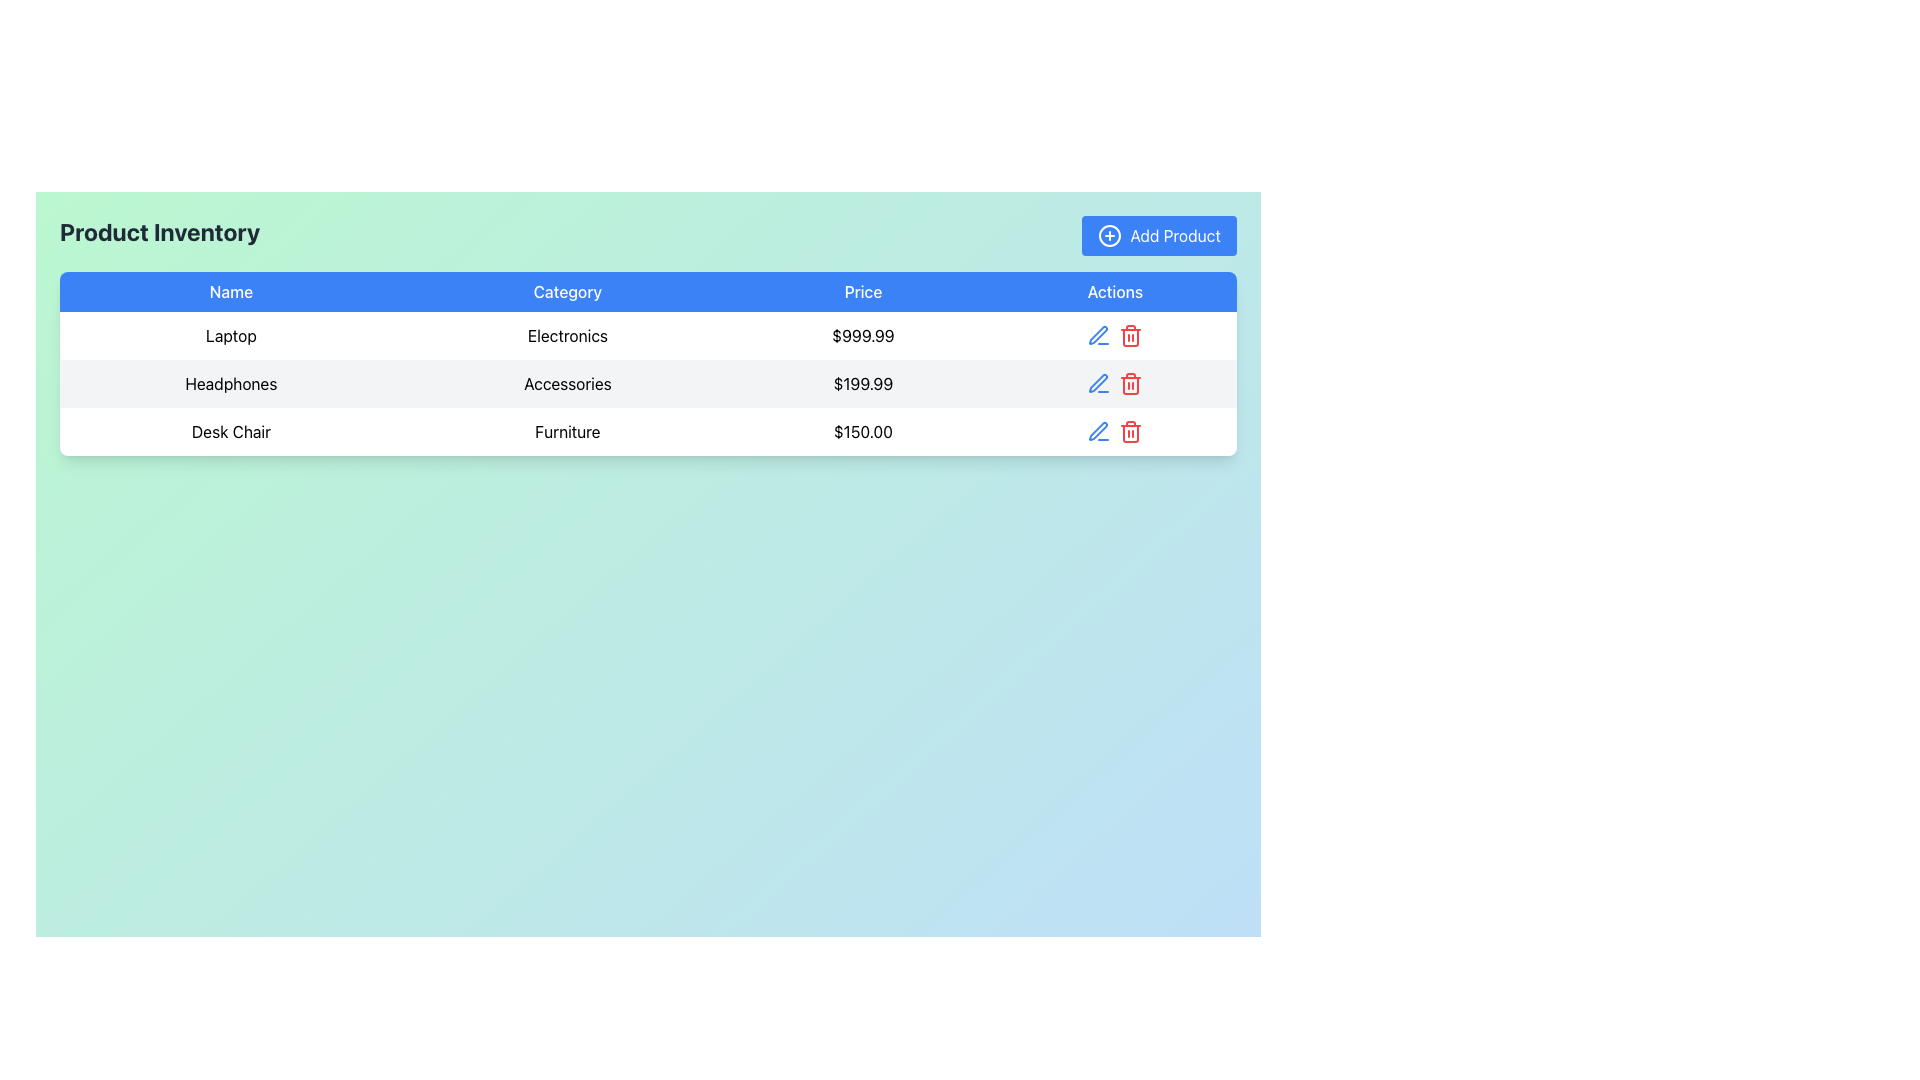 This screenshot has width=1920, height=1080. What do you see at coordinates (648, 334) in the screenshot?
I see `the first data display row in the Product Inventory table, which shows product details including name, category, and price` at bounding box center [648, 334].